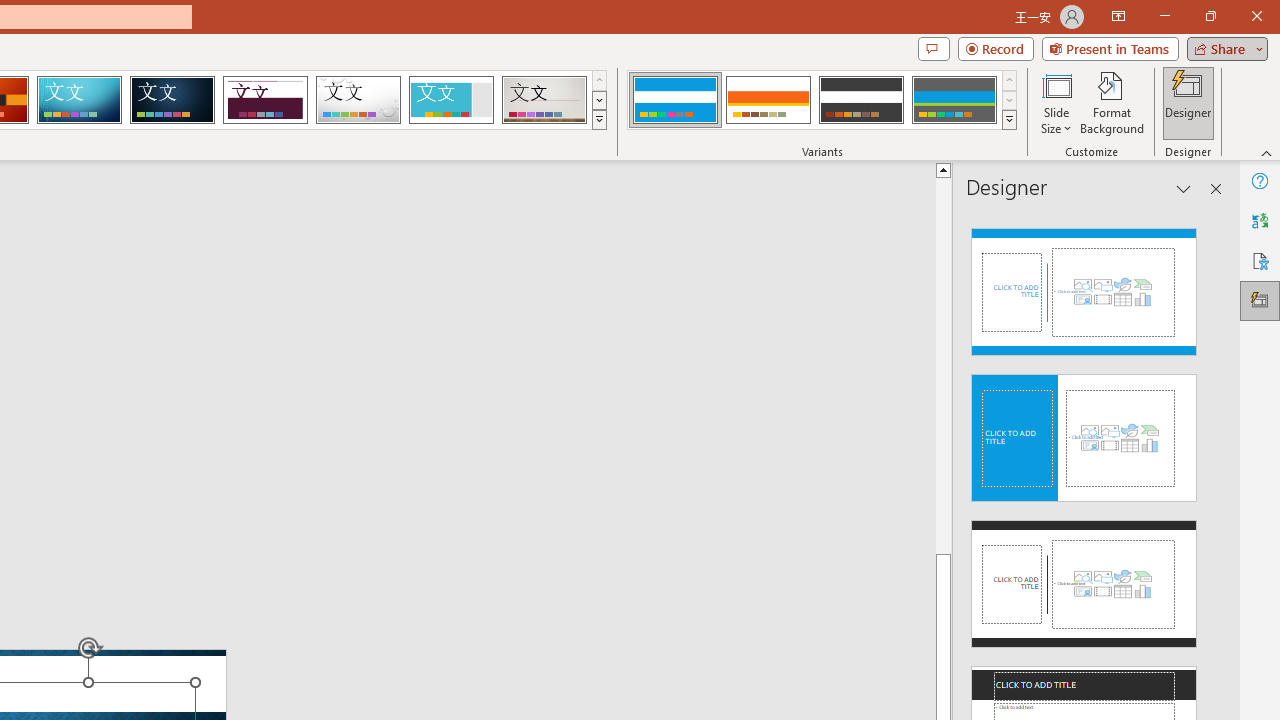 Image resolution: width=1280 pixels, height=720 pixels. Describe the element at coordinates (79, 100) in the screenshot. I see `'Circuit'` at that location.